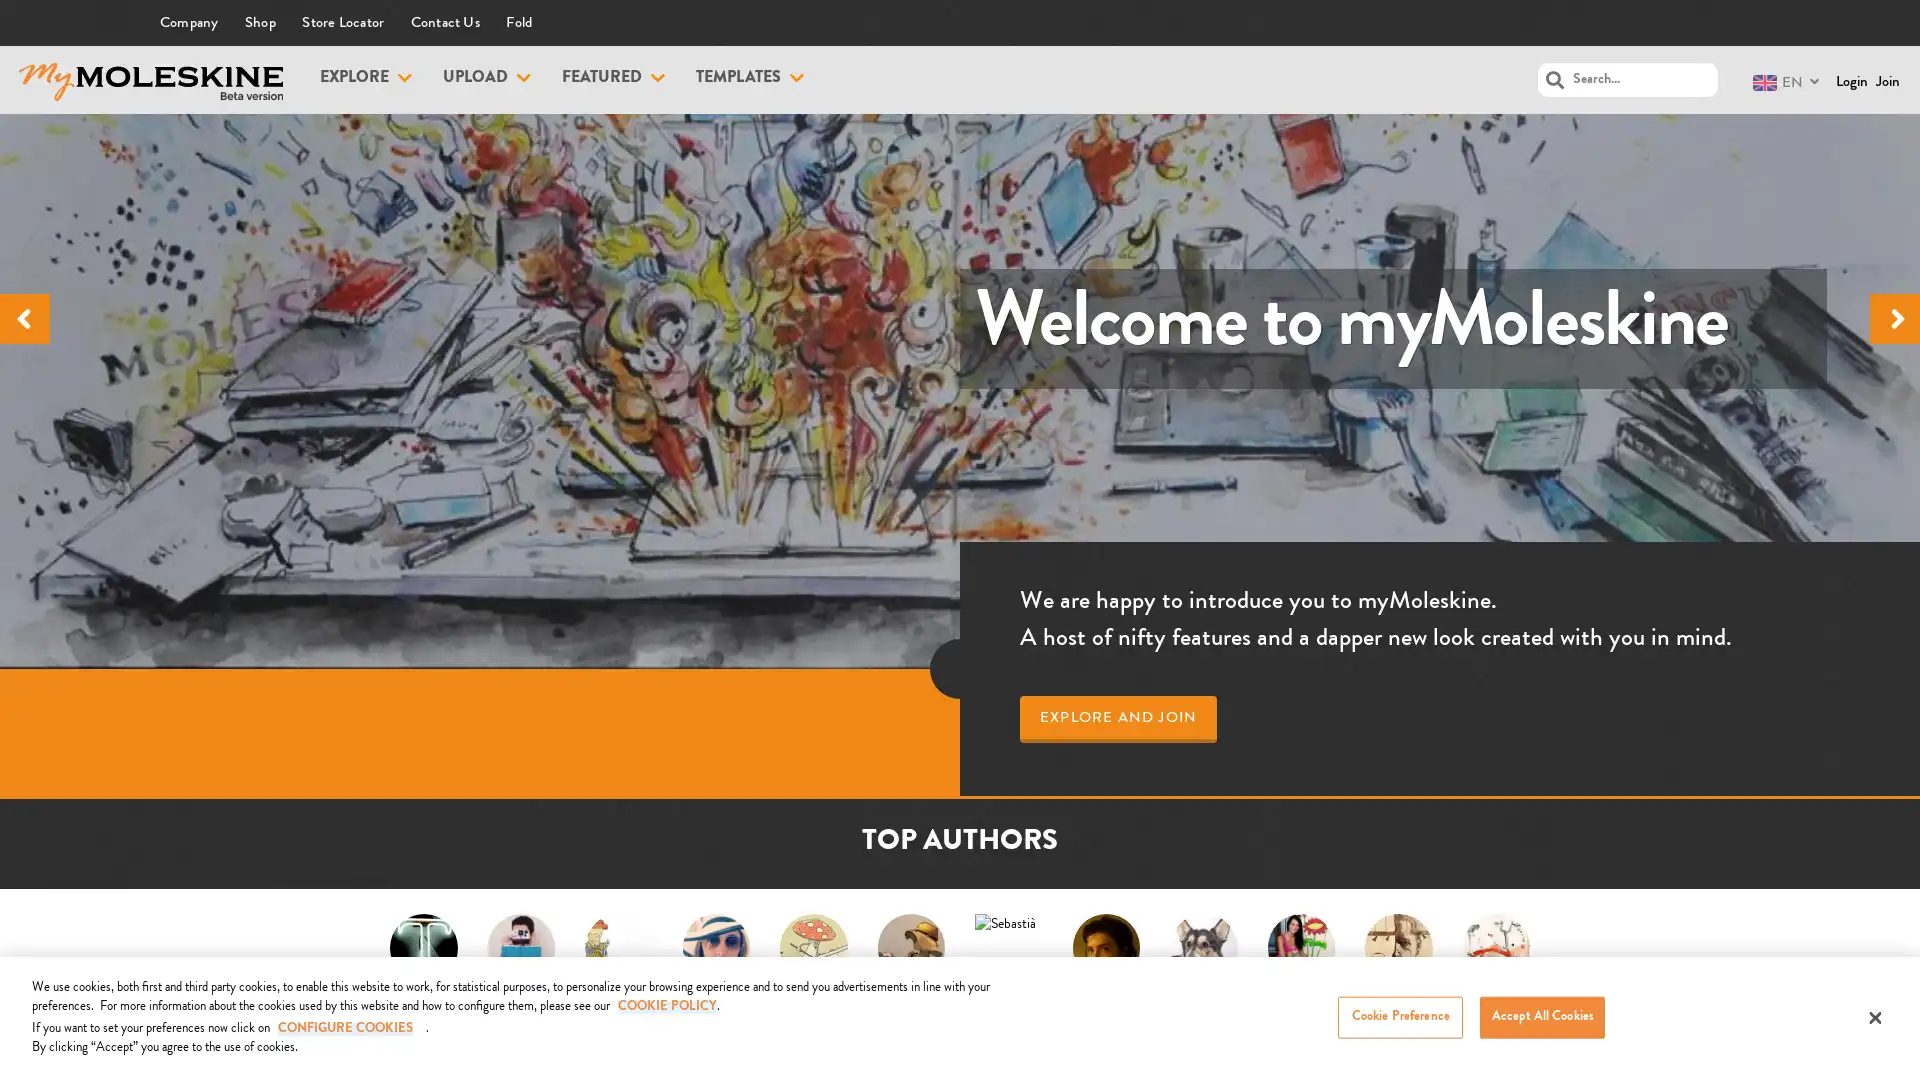 This screenshot has height=1080, width=1920. I want to click on Close, so click(1873, 1018).